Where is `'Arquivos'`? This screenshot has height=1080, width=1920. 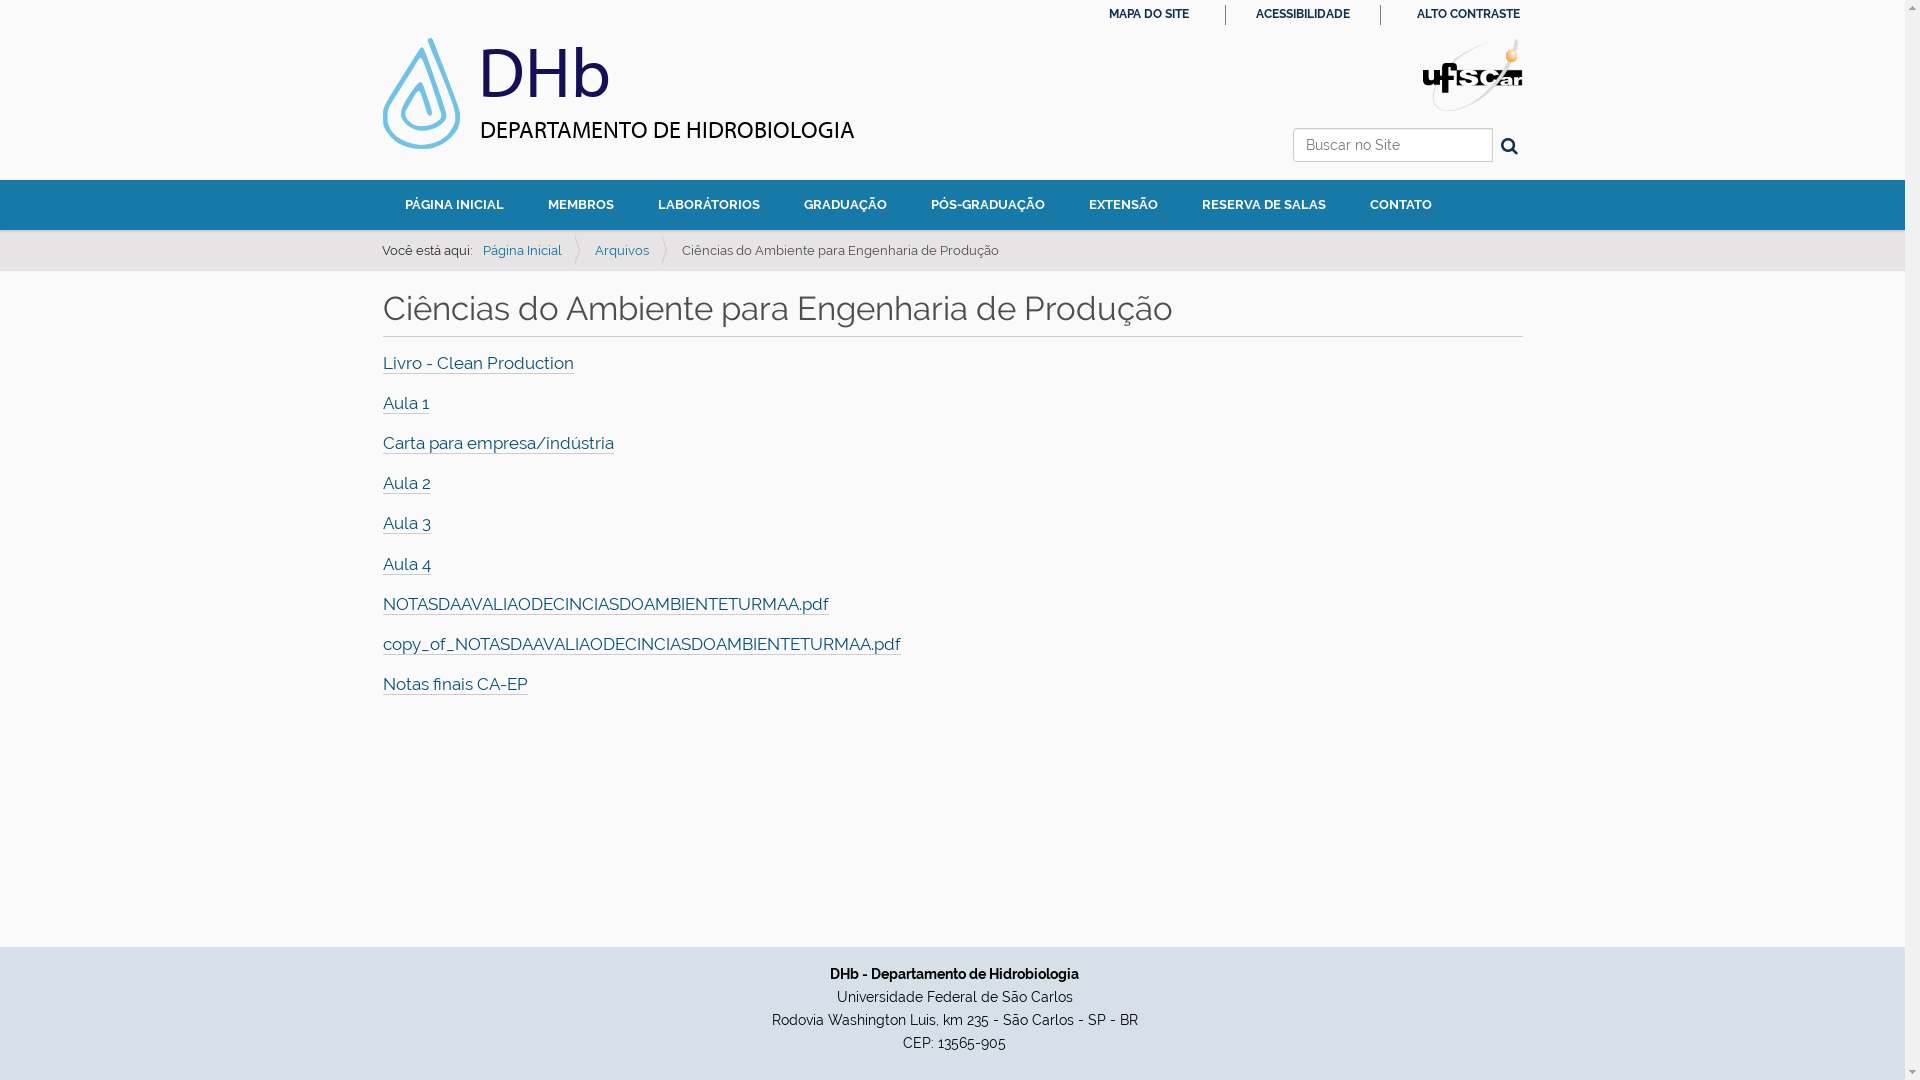 'Arquivos' is located at coordinates (619, 249).